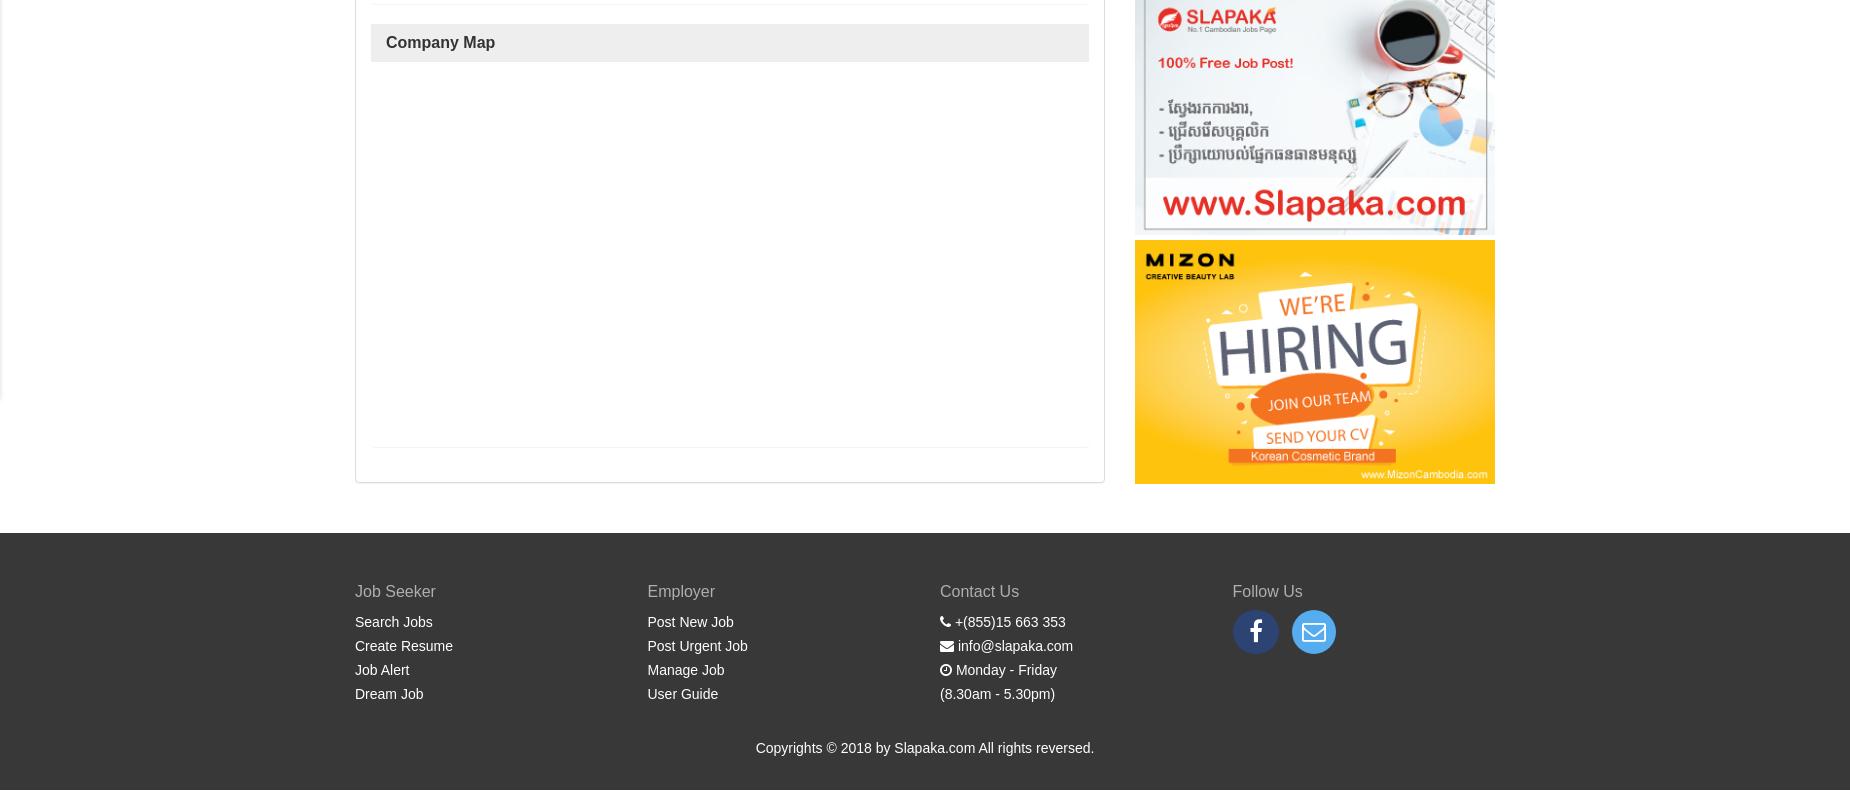 The height and width of the screenshot is (800, 1850). I want to click on 'Post Urgent Job', so click(697, 645).